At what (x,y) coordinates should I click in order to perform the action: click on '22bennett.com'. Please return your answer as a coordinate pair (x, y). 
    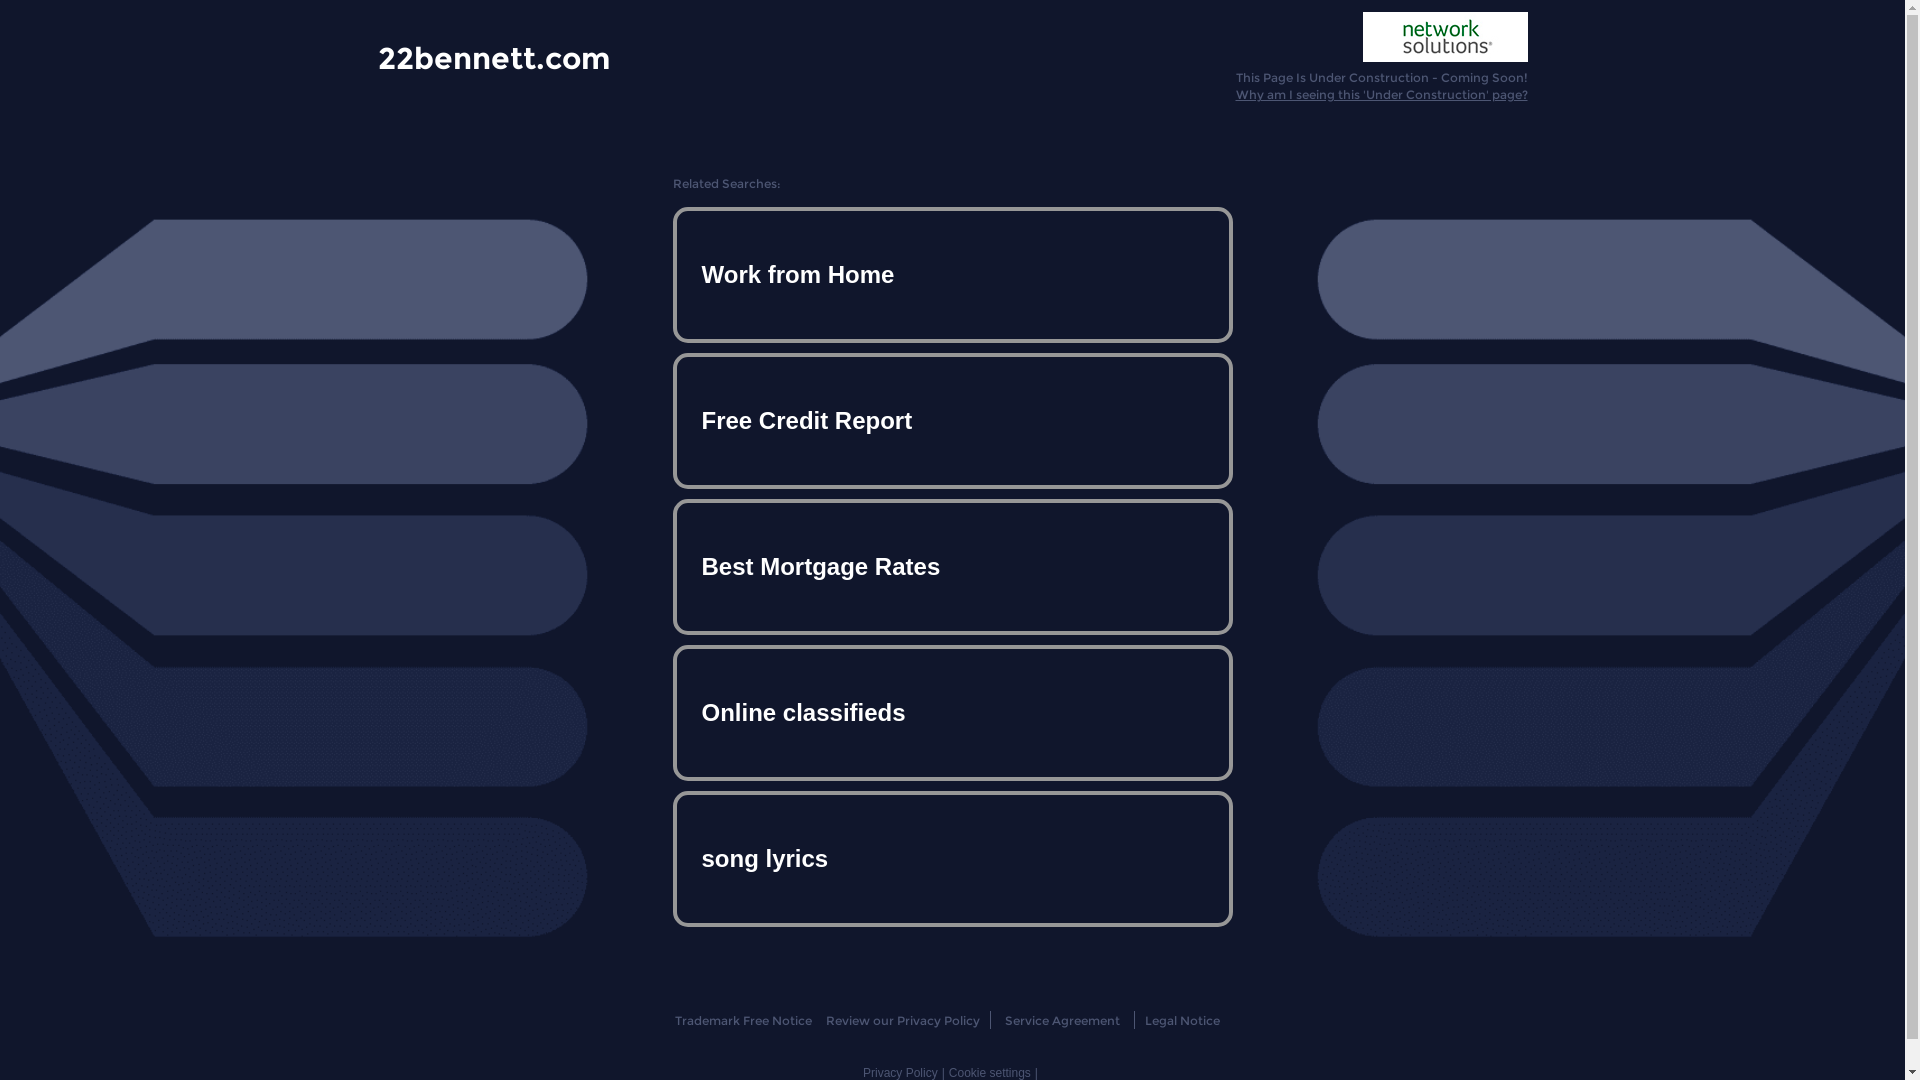
    Looking at the image, I should click on (378, 56).